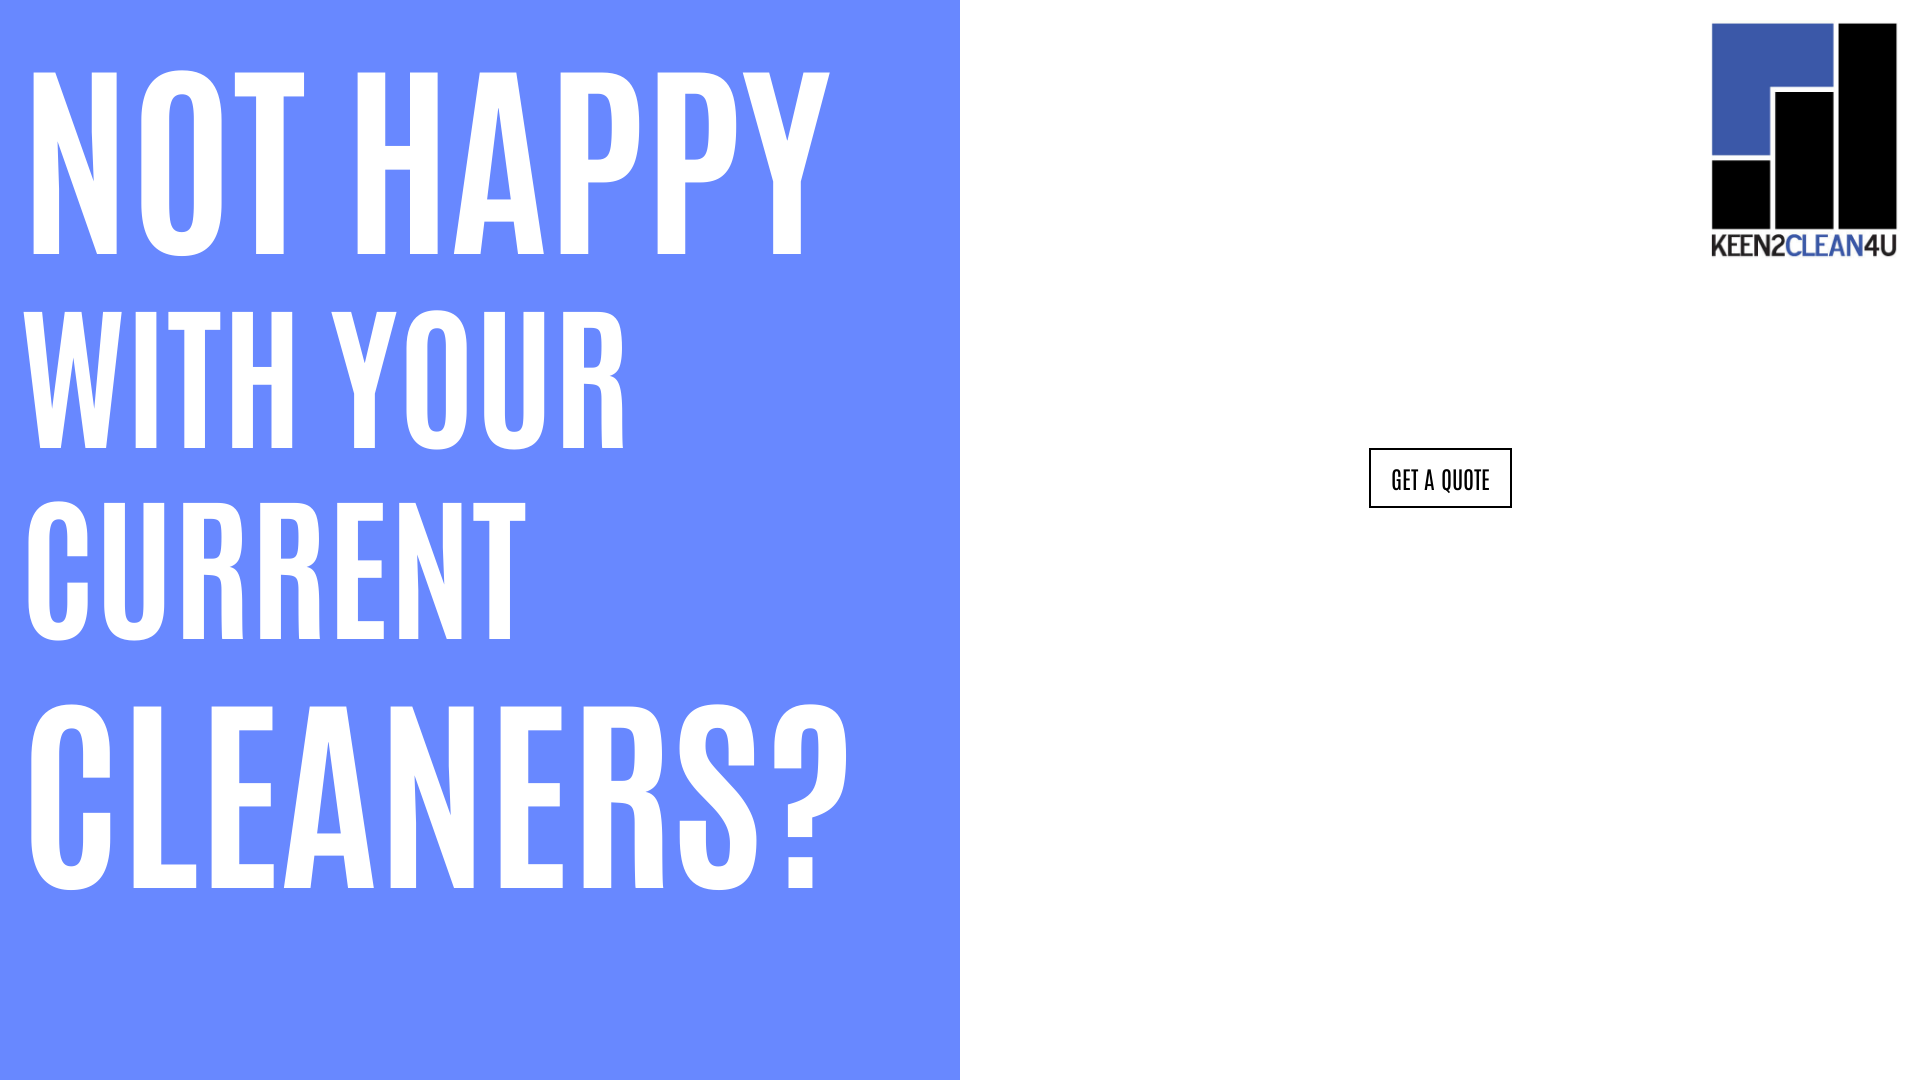 This screenshot has width=1920, height=1080. Describe the element at coordinates (1438, 478) in the screenshot. I see `'GET A QUOTE'` at that location.